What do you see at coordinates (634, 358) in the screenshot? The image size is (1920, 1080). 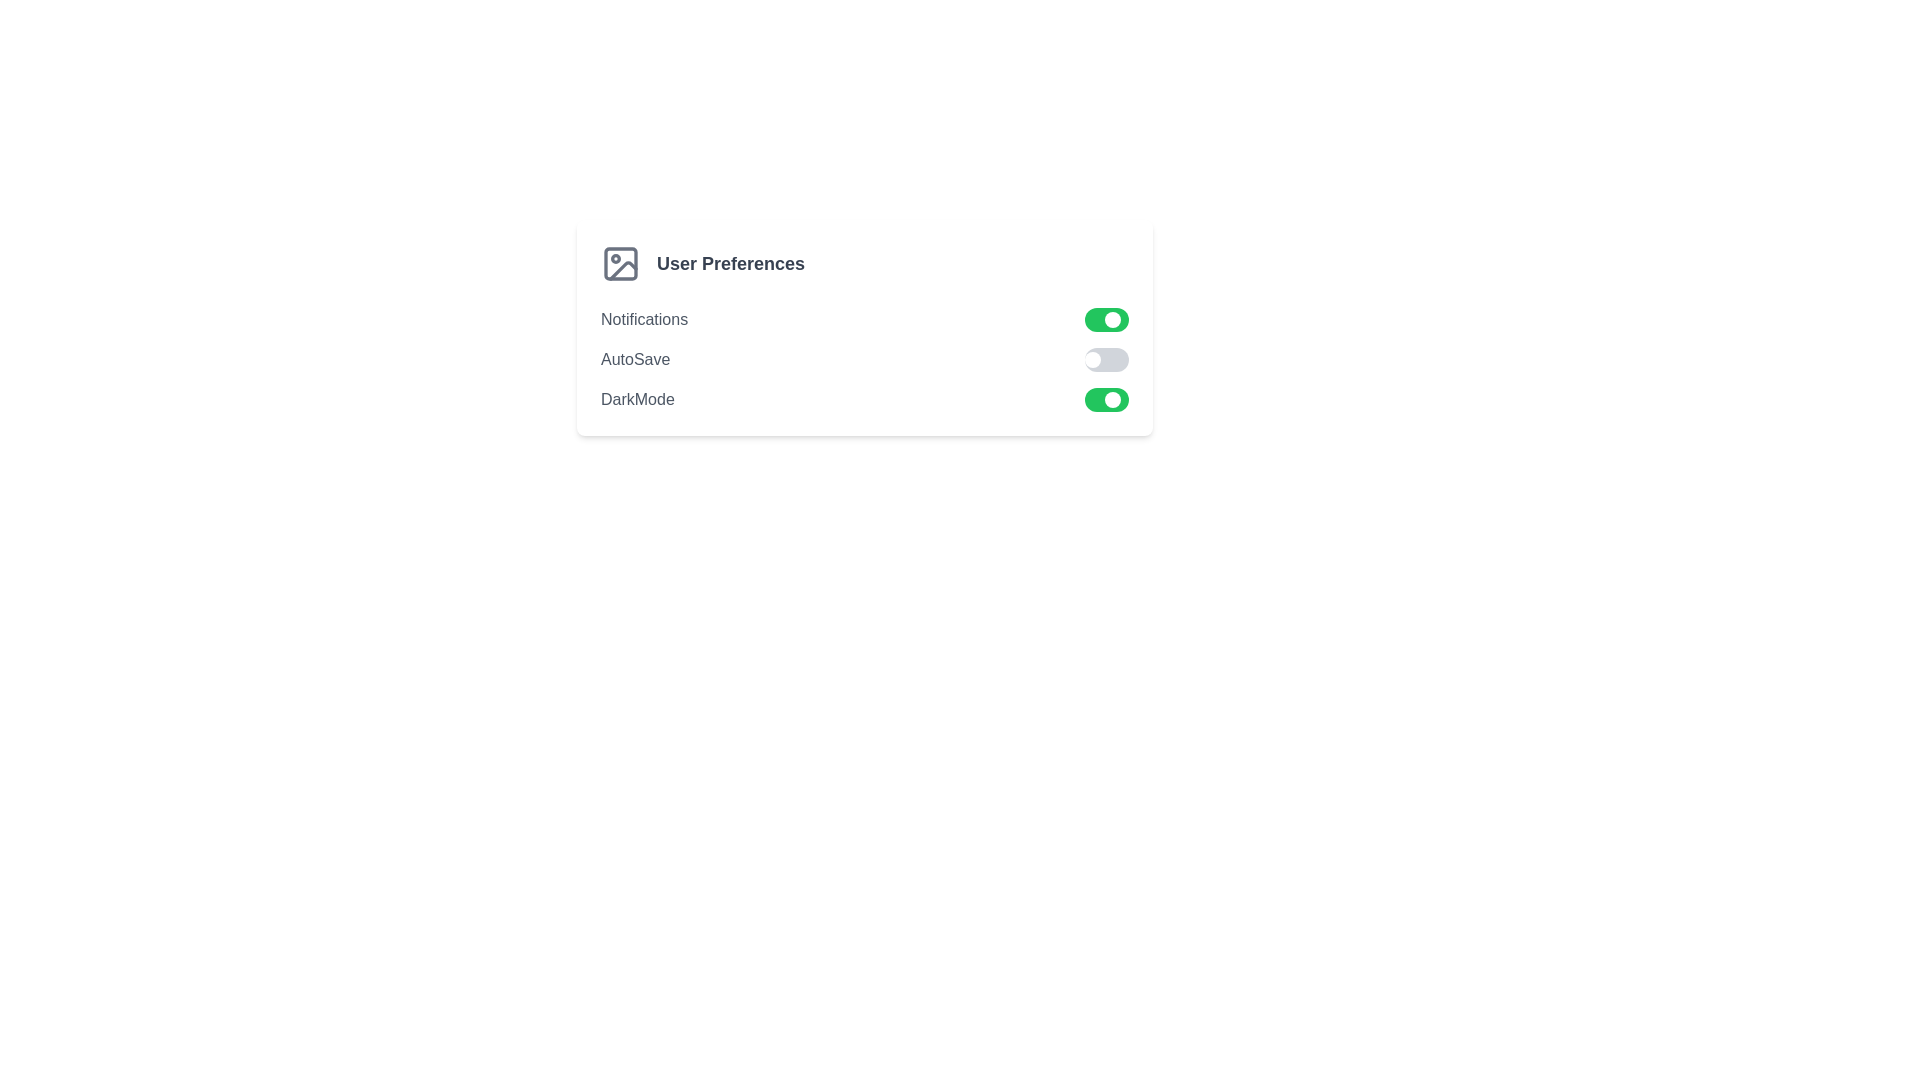 I see `the 'AutoSave' label which is positioned to the left of its corresponding toggle switch in the settings panel` at bounding box center [634, 358].